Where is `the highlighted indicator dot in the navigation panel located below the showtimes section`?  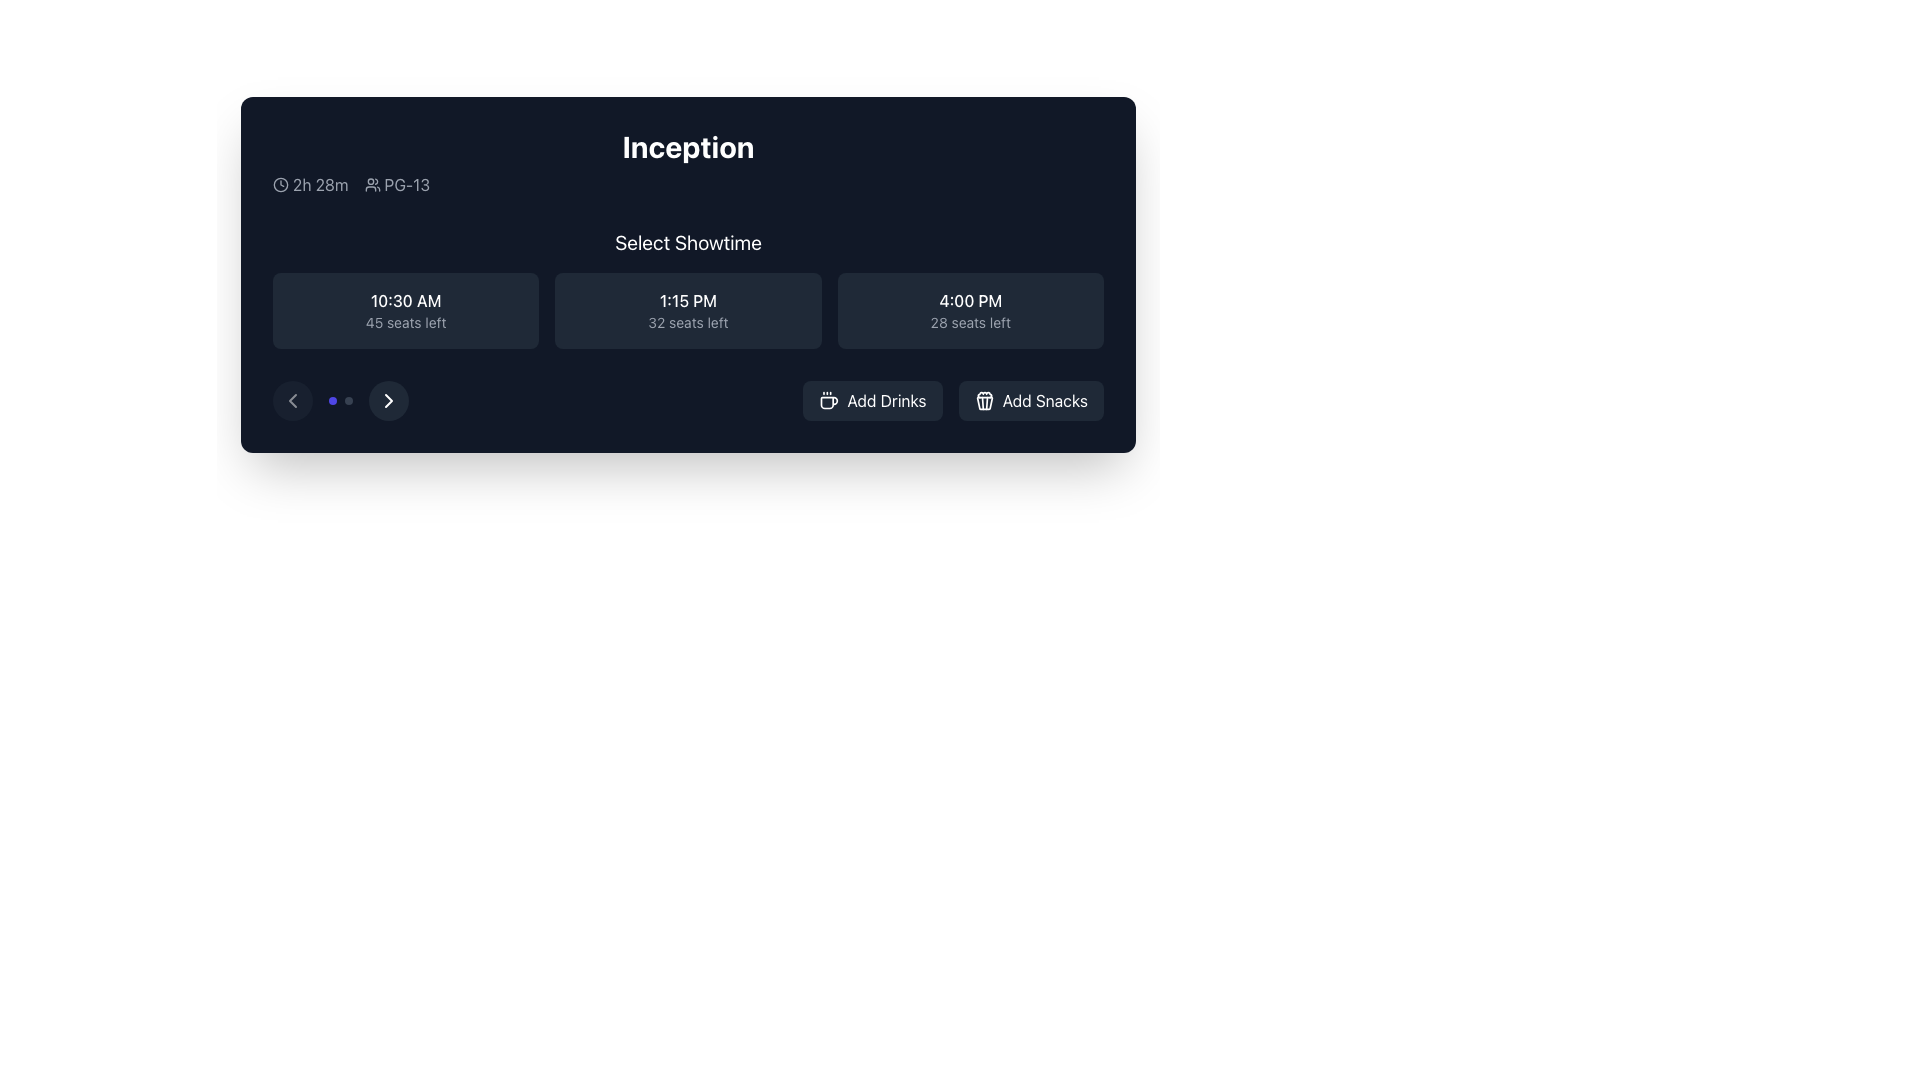
the highlighted indicator dot in the navigation panel located below the showtimes section is located at coordinates (340, 401).